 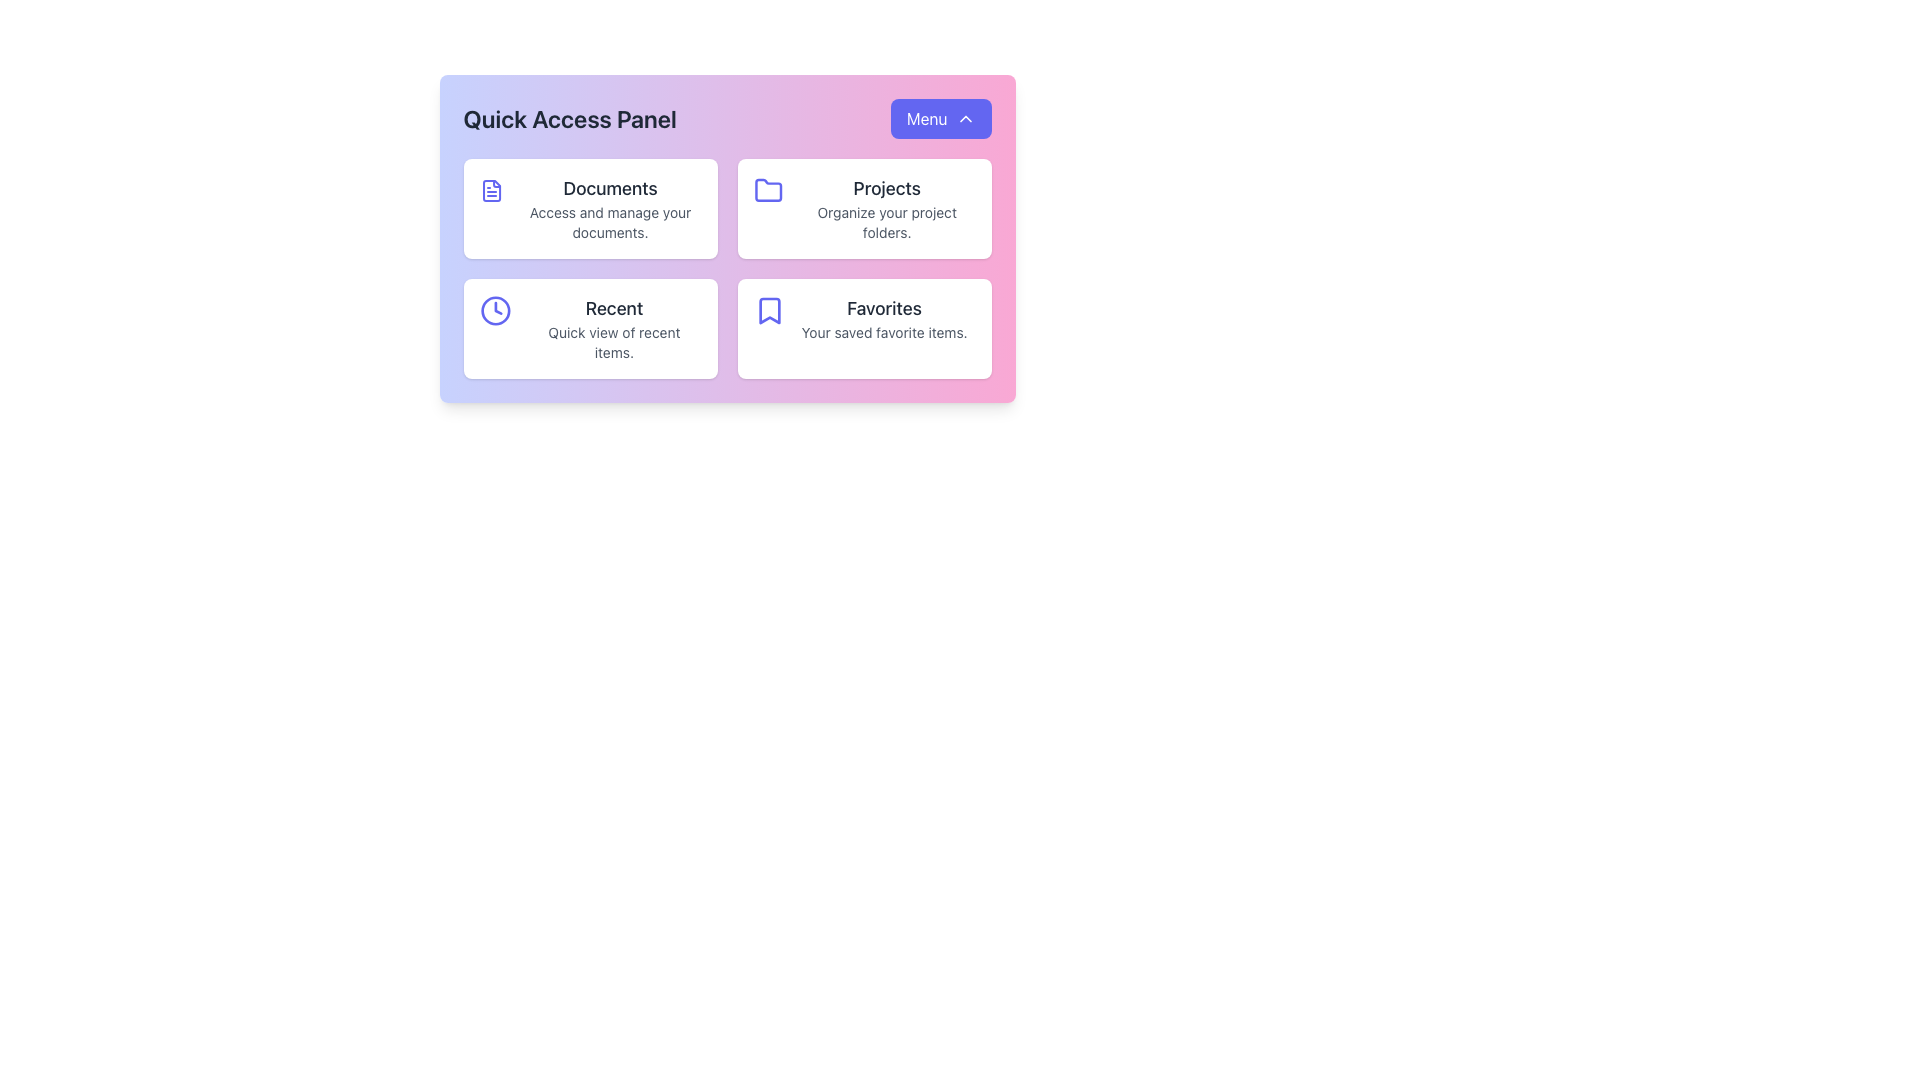 I want to click on the 'Favorites' graphical icon element, which indicates the section for saved favorite items, positioned to the right of the center and below the 'Projects' section, so click(x=768, y=311).